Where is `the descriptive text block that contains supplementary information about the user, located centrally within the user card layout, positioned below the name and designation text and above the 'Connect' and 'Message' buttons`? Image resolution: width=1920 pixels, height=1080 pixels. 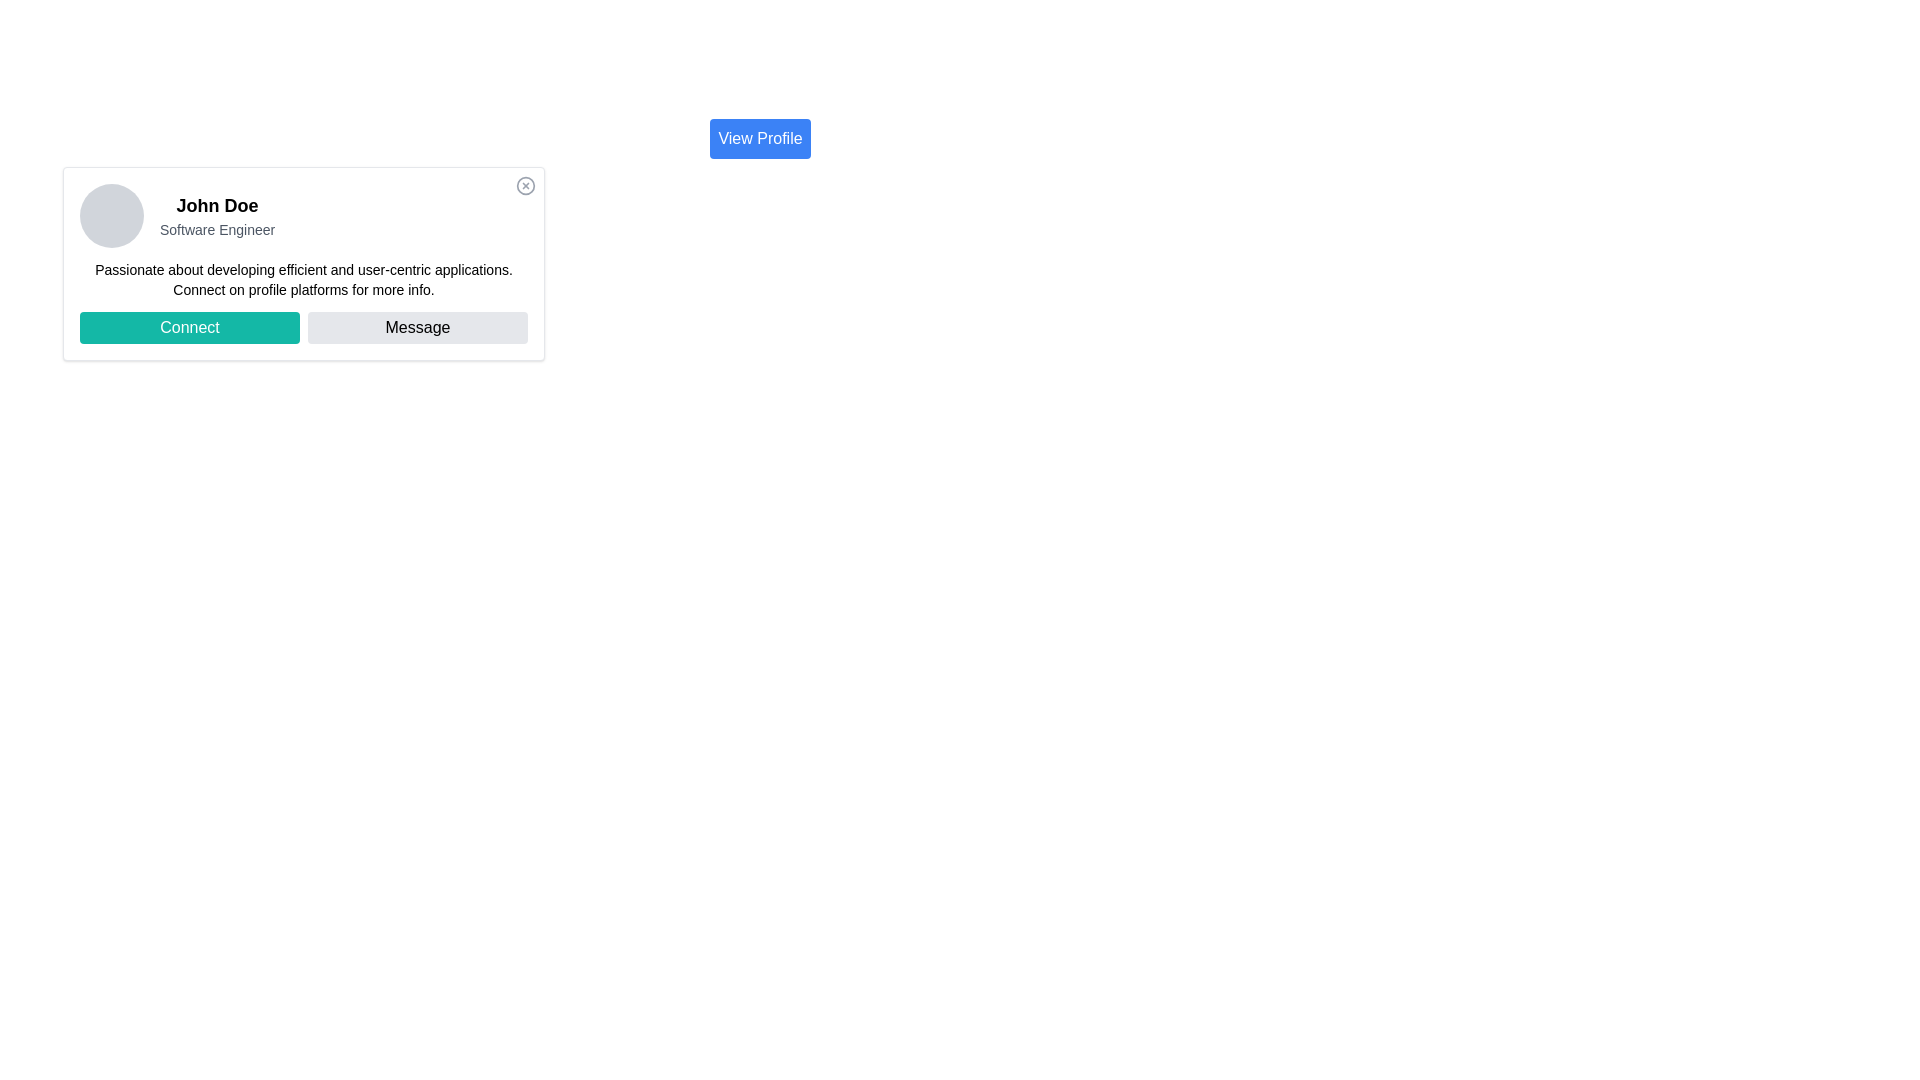
the descriptive text block that contains supplementary information about the user, located centrally within the user card layout, positioned below the name and designation text and above the 'Connect' and 'Message' buttons is located at coordinates (302, 280).